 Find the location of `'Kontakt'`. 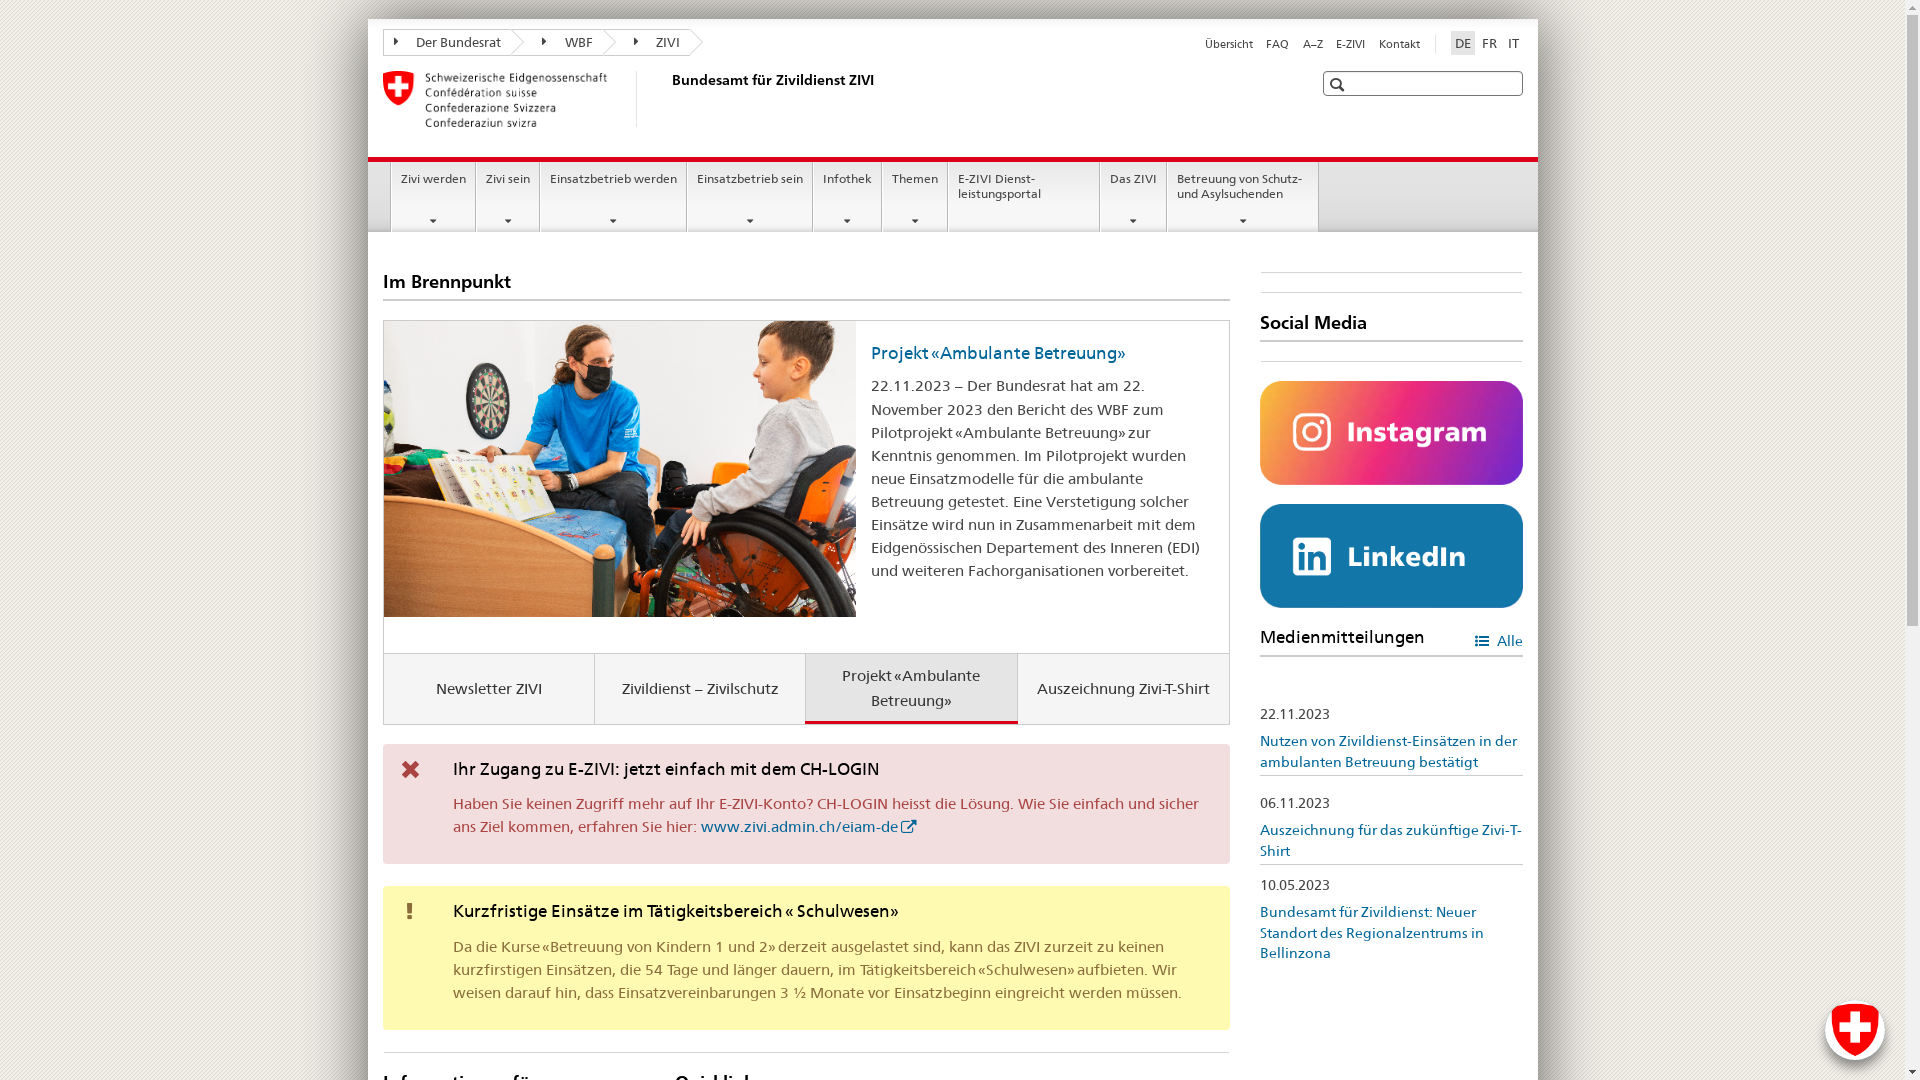

'Kontakt' is located at coordinates (1397, 43).